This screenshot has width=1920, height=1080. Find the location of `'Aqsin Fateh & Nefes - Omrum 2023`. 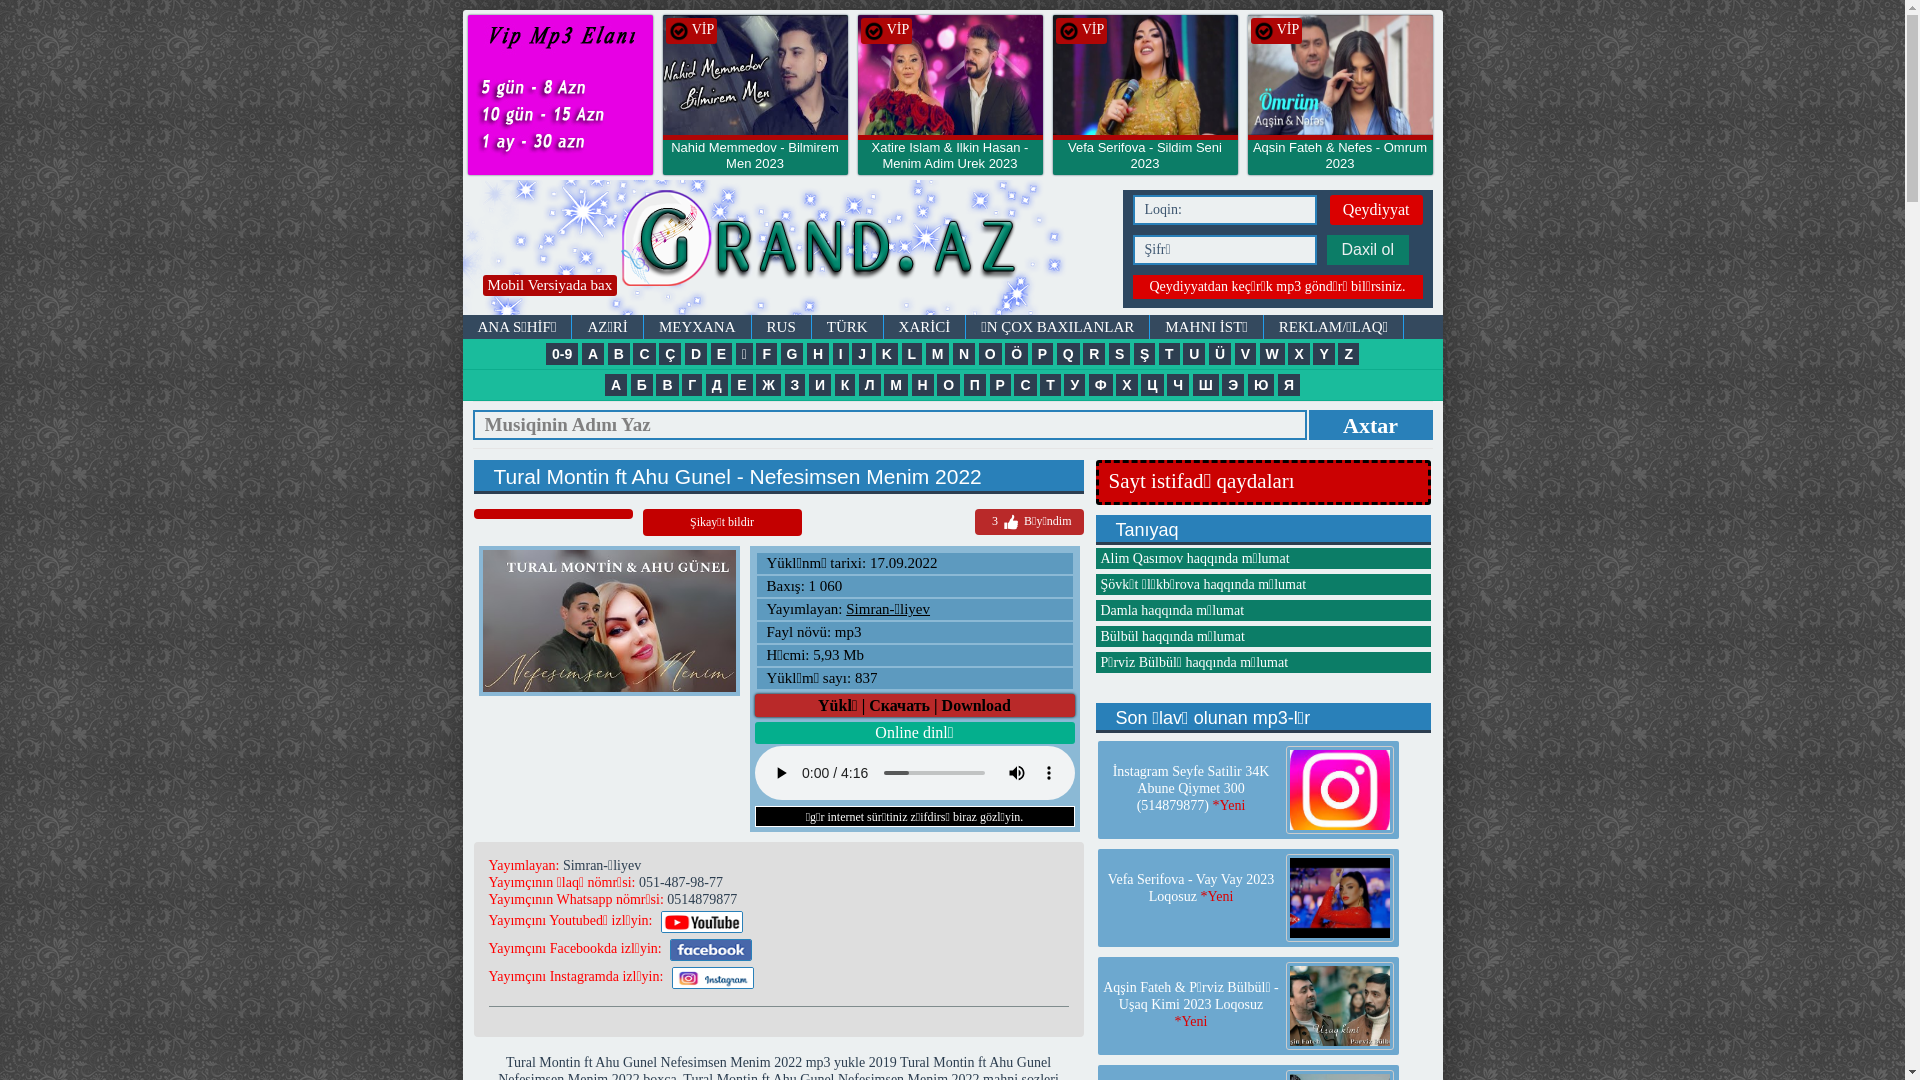

'Aqsin Fateh & Nefes - Omrum 2023 is located at coordinates (1340, 163).